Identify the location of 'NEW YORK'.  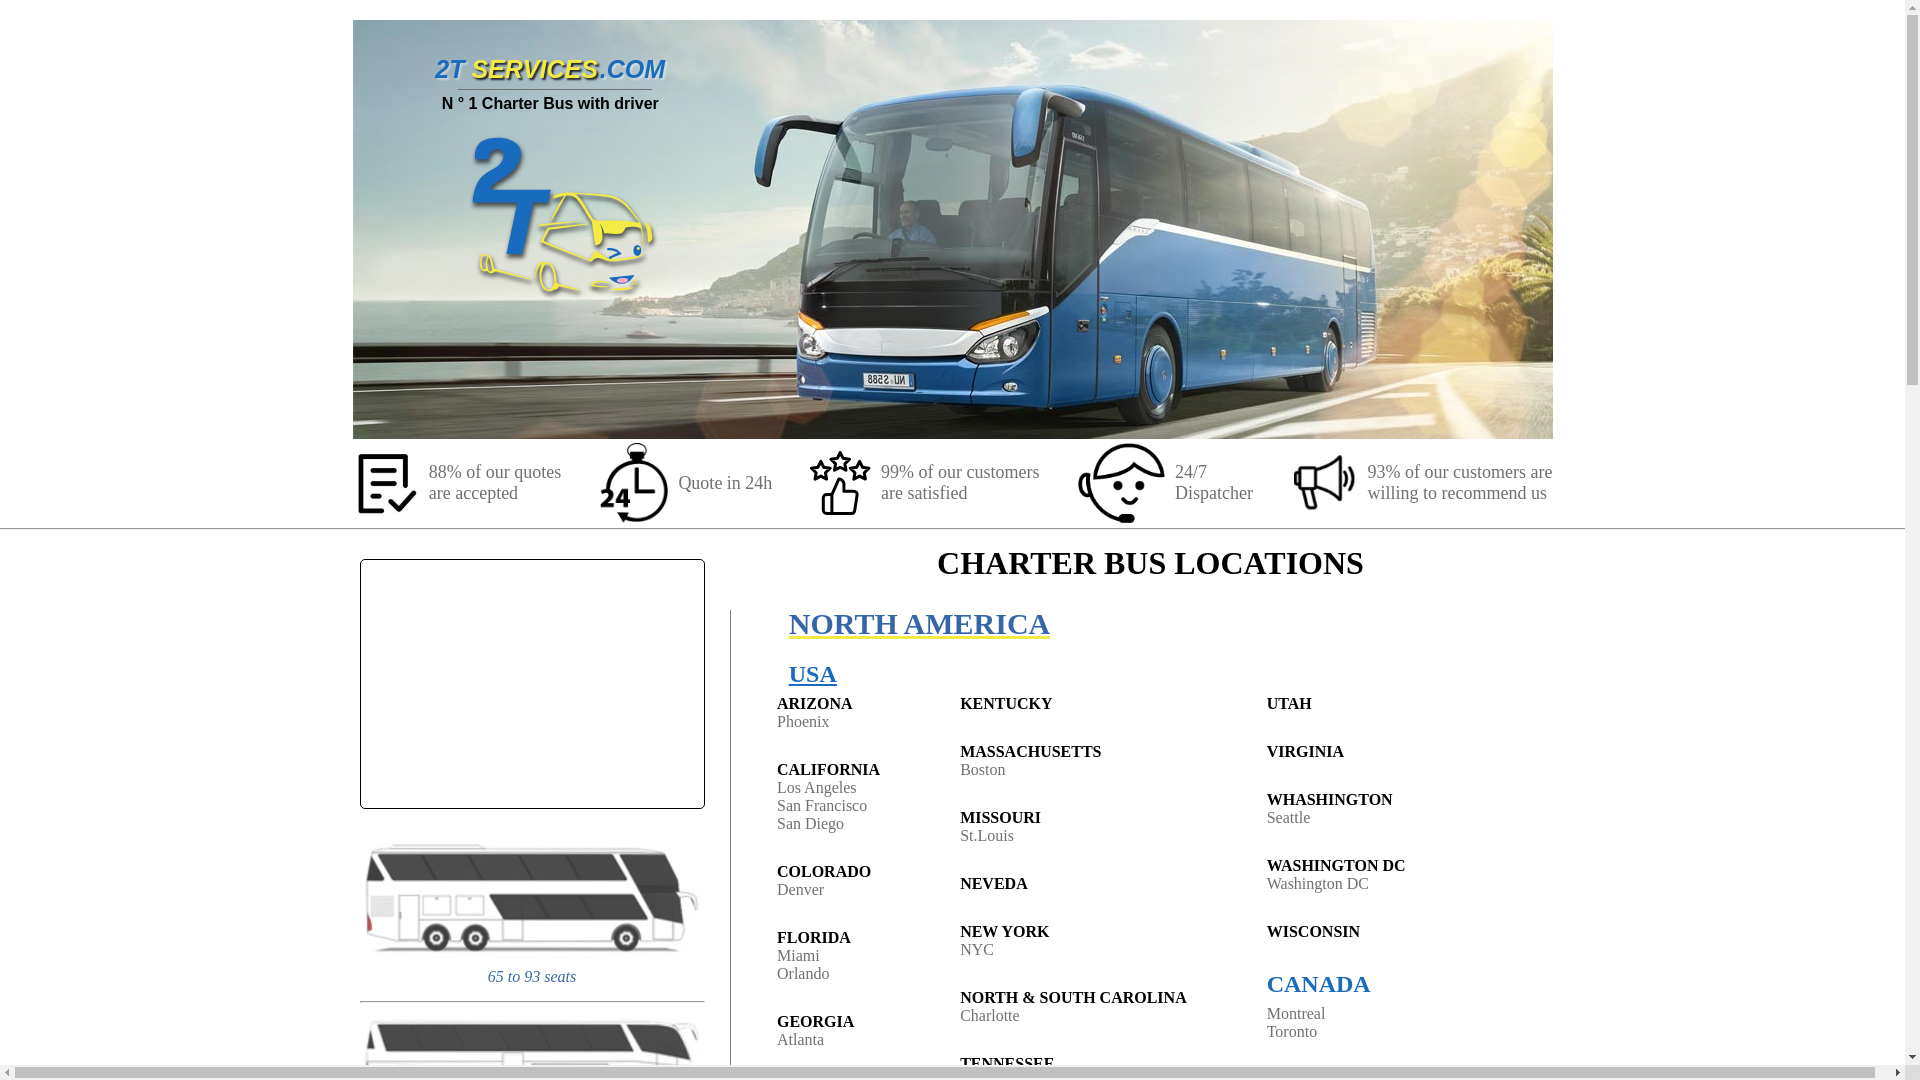
(1004, 931).